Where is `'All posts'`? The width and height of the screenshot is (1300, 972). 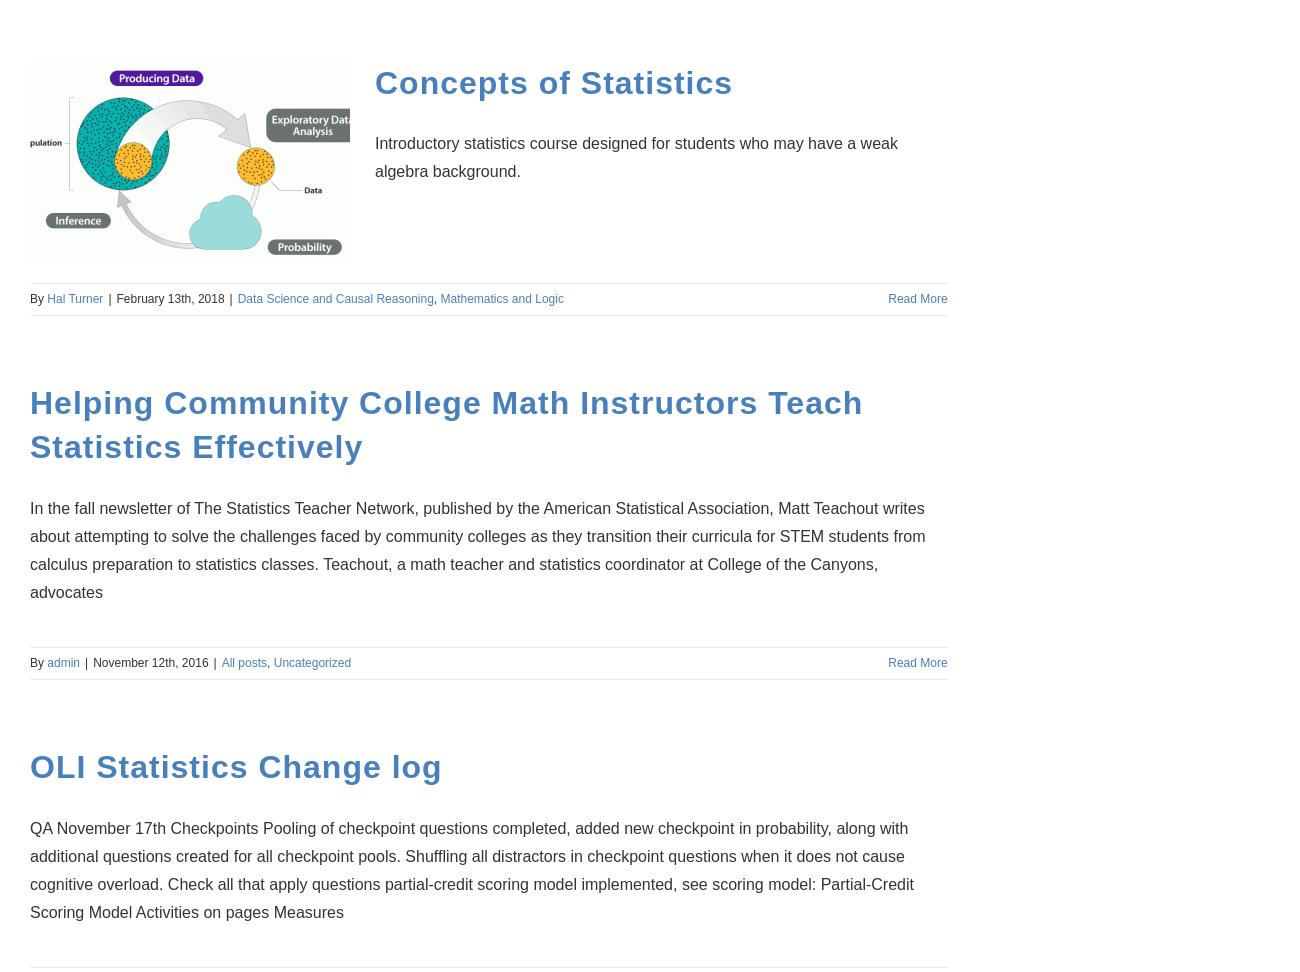
'All posts' is located at coordinates (243, 663).